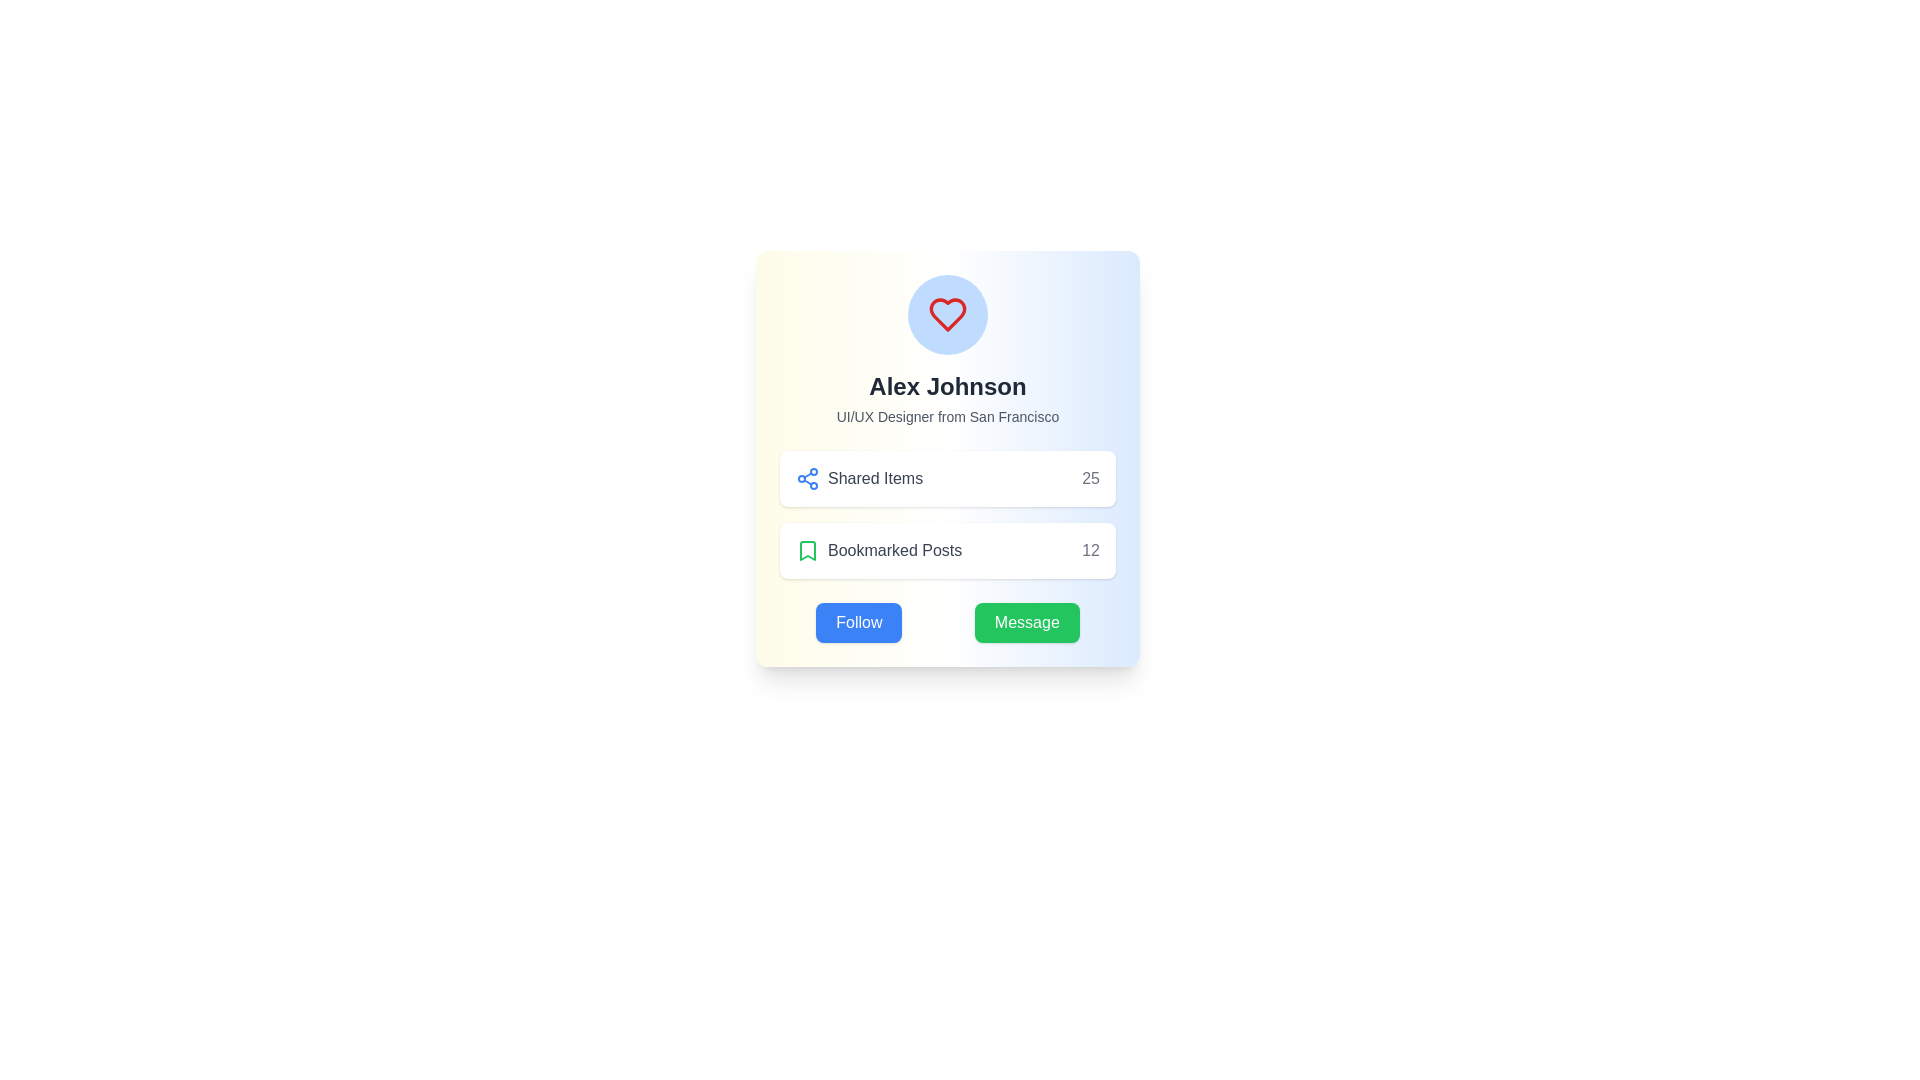 This screenshot has width=1920, height=1080. I want to click on the share icon which is styled in blue and located in the 'Shared Items' row of the card interface, positioned to the left of the 'Shared Items' text, so click(807, 478).